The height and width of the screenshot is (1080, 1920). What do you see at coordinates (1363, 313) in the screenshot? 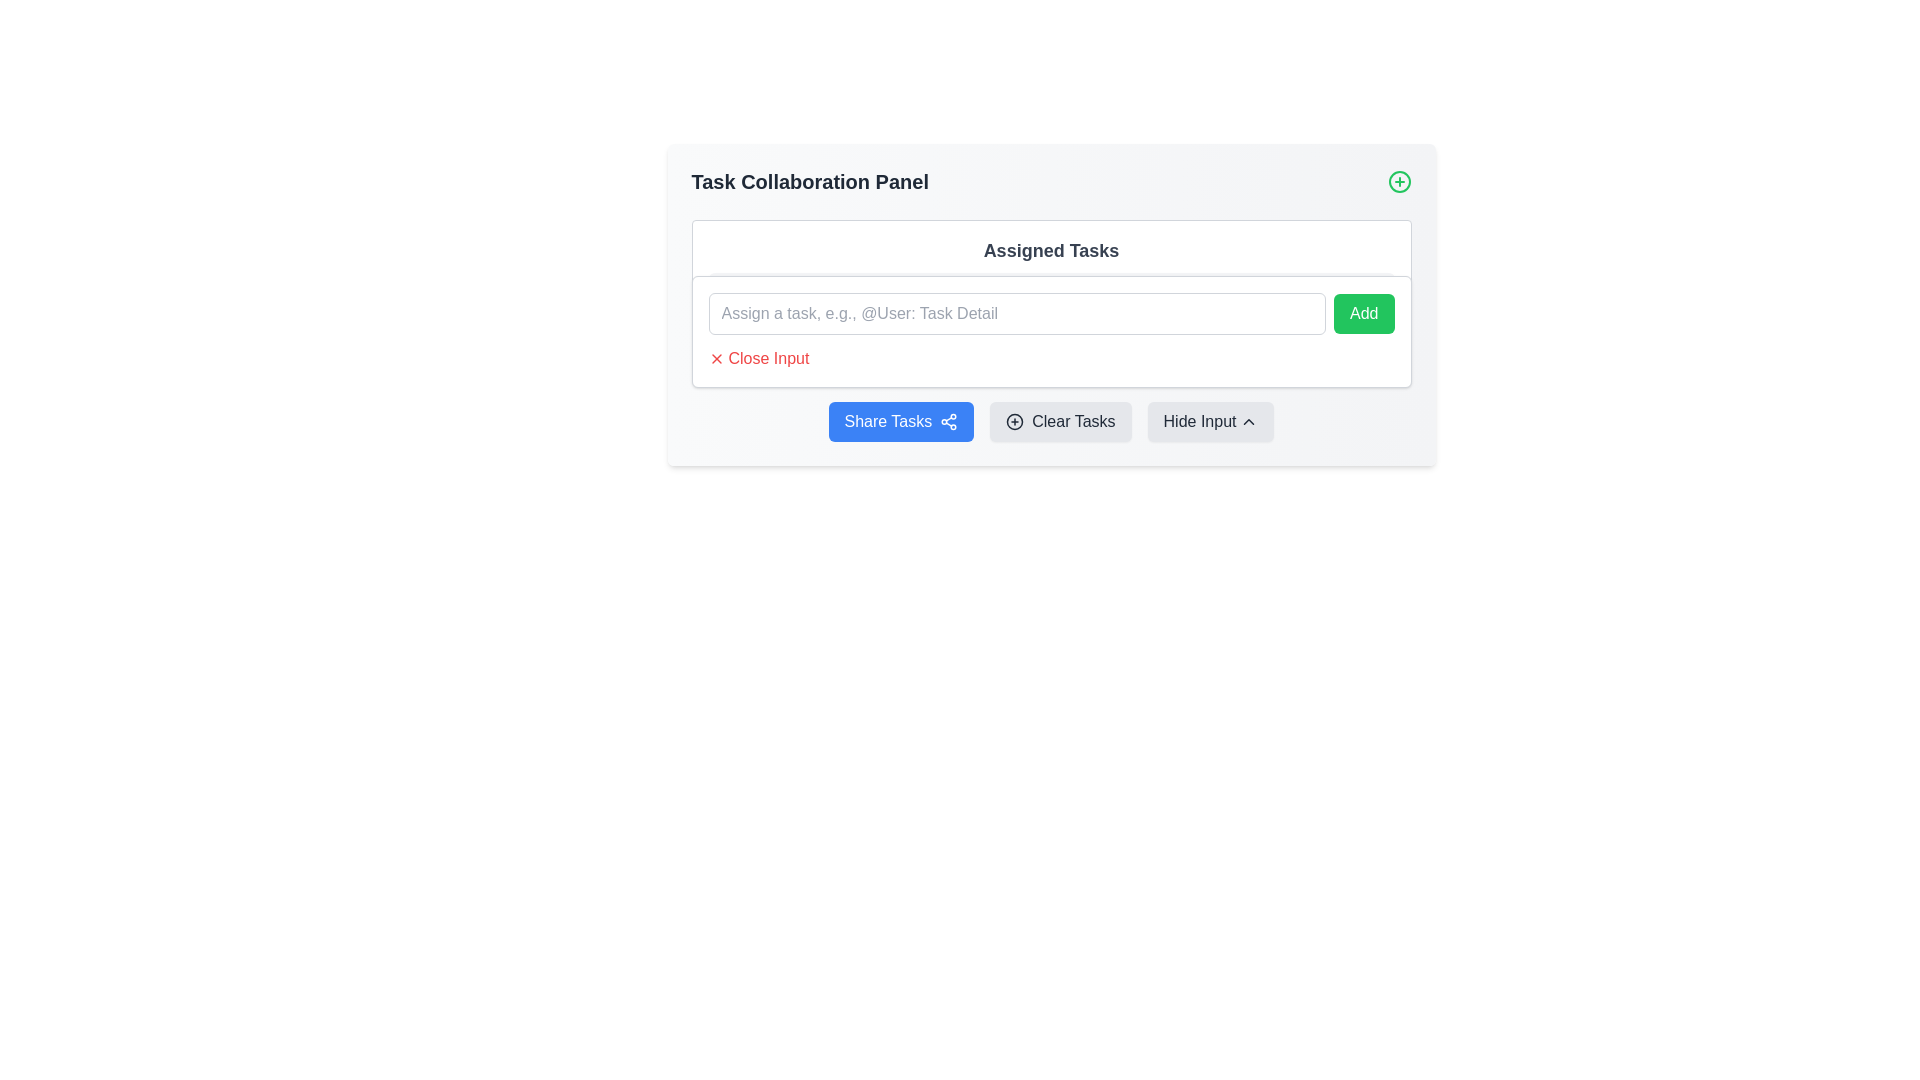
I see `the rectangular green button labeled 'Add' located in the top-right corner of the 'Assigned Tasks' area` at bounding box center [1363, 313].